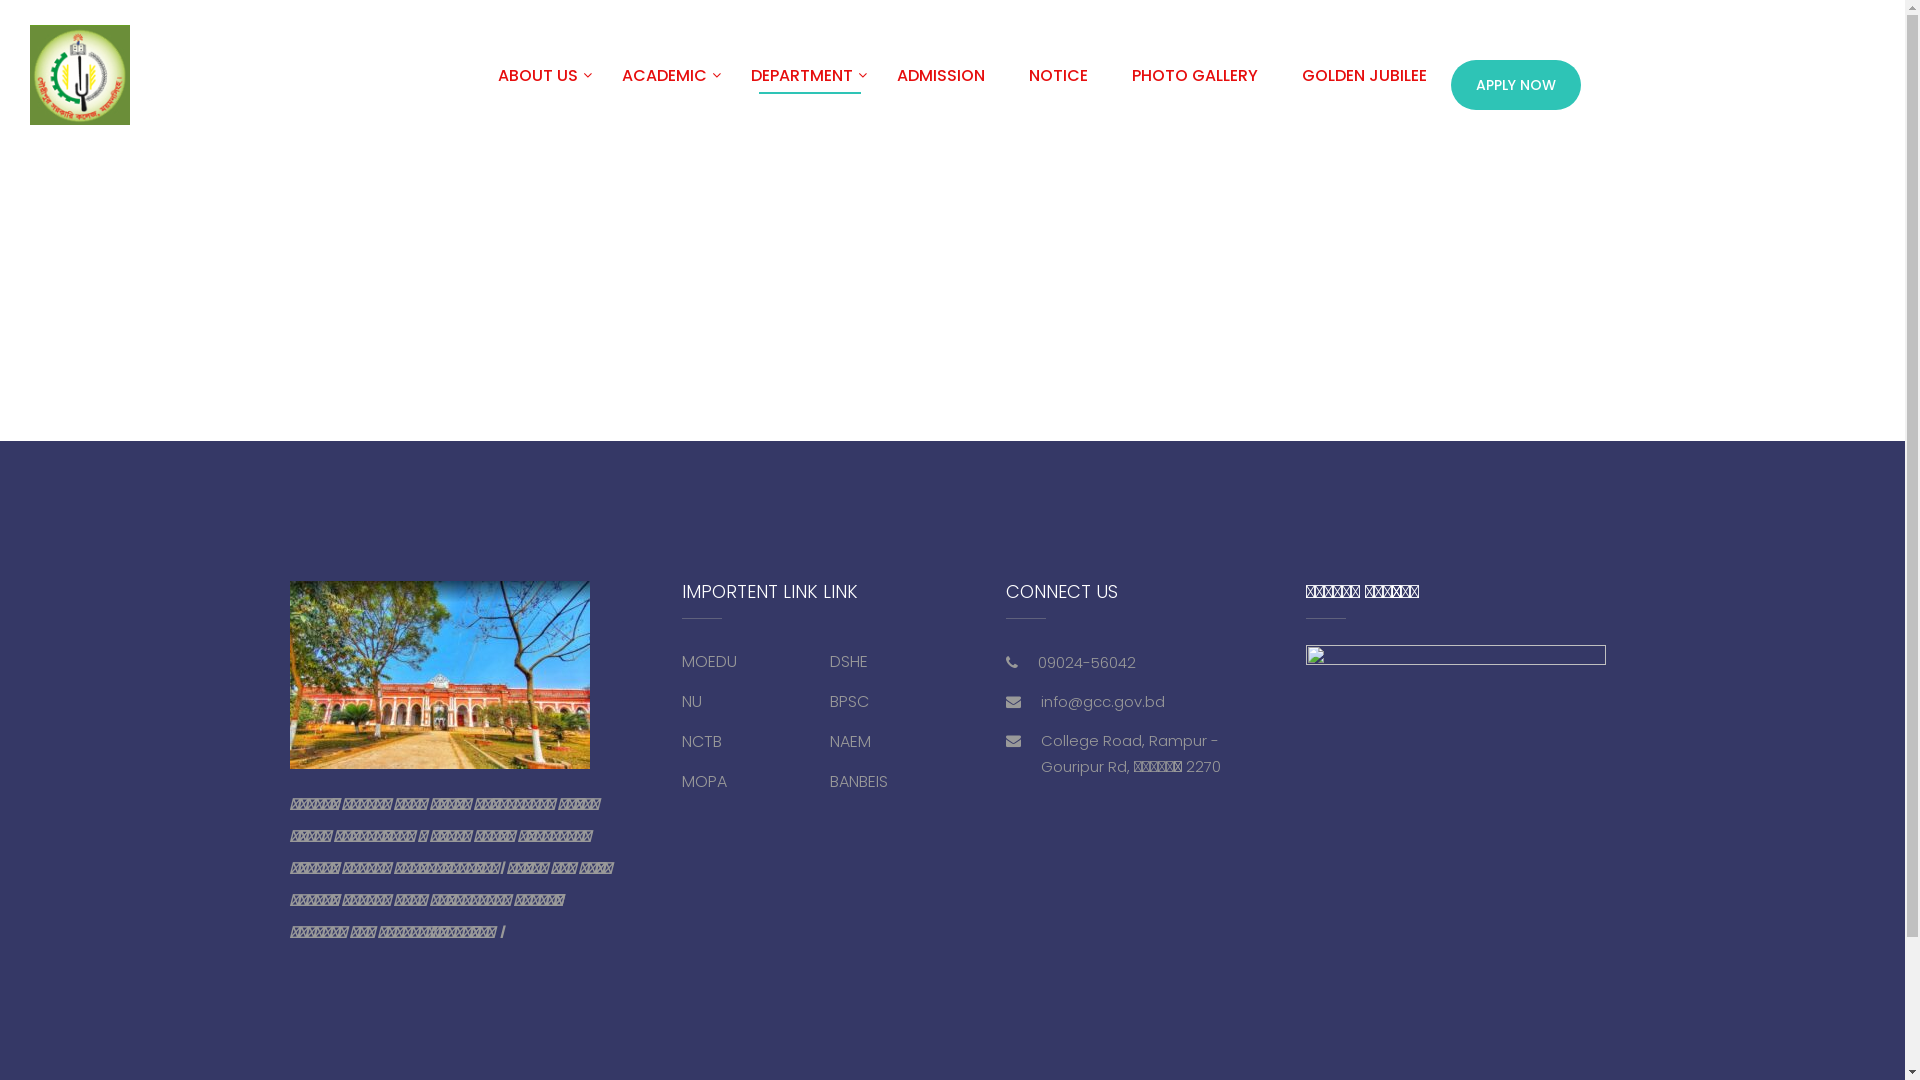  I want to click on 'info@gcc.gov.bd', so click(1102, 700).